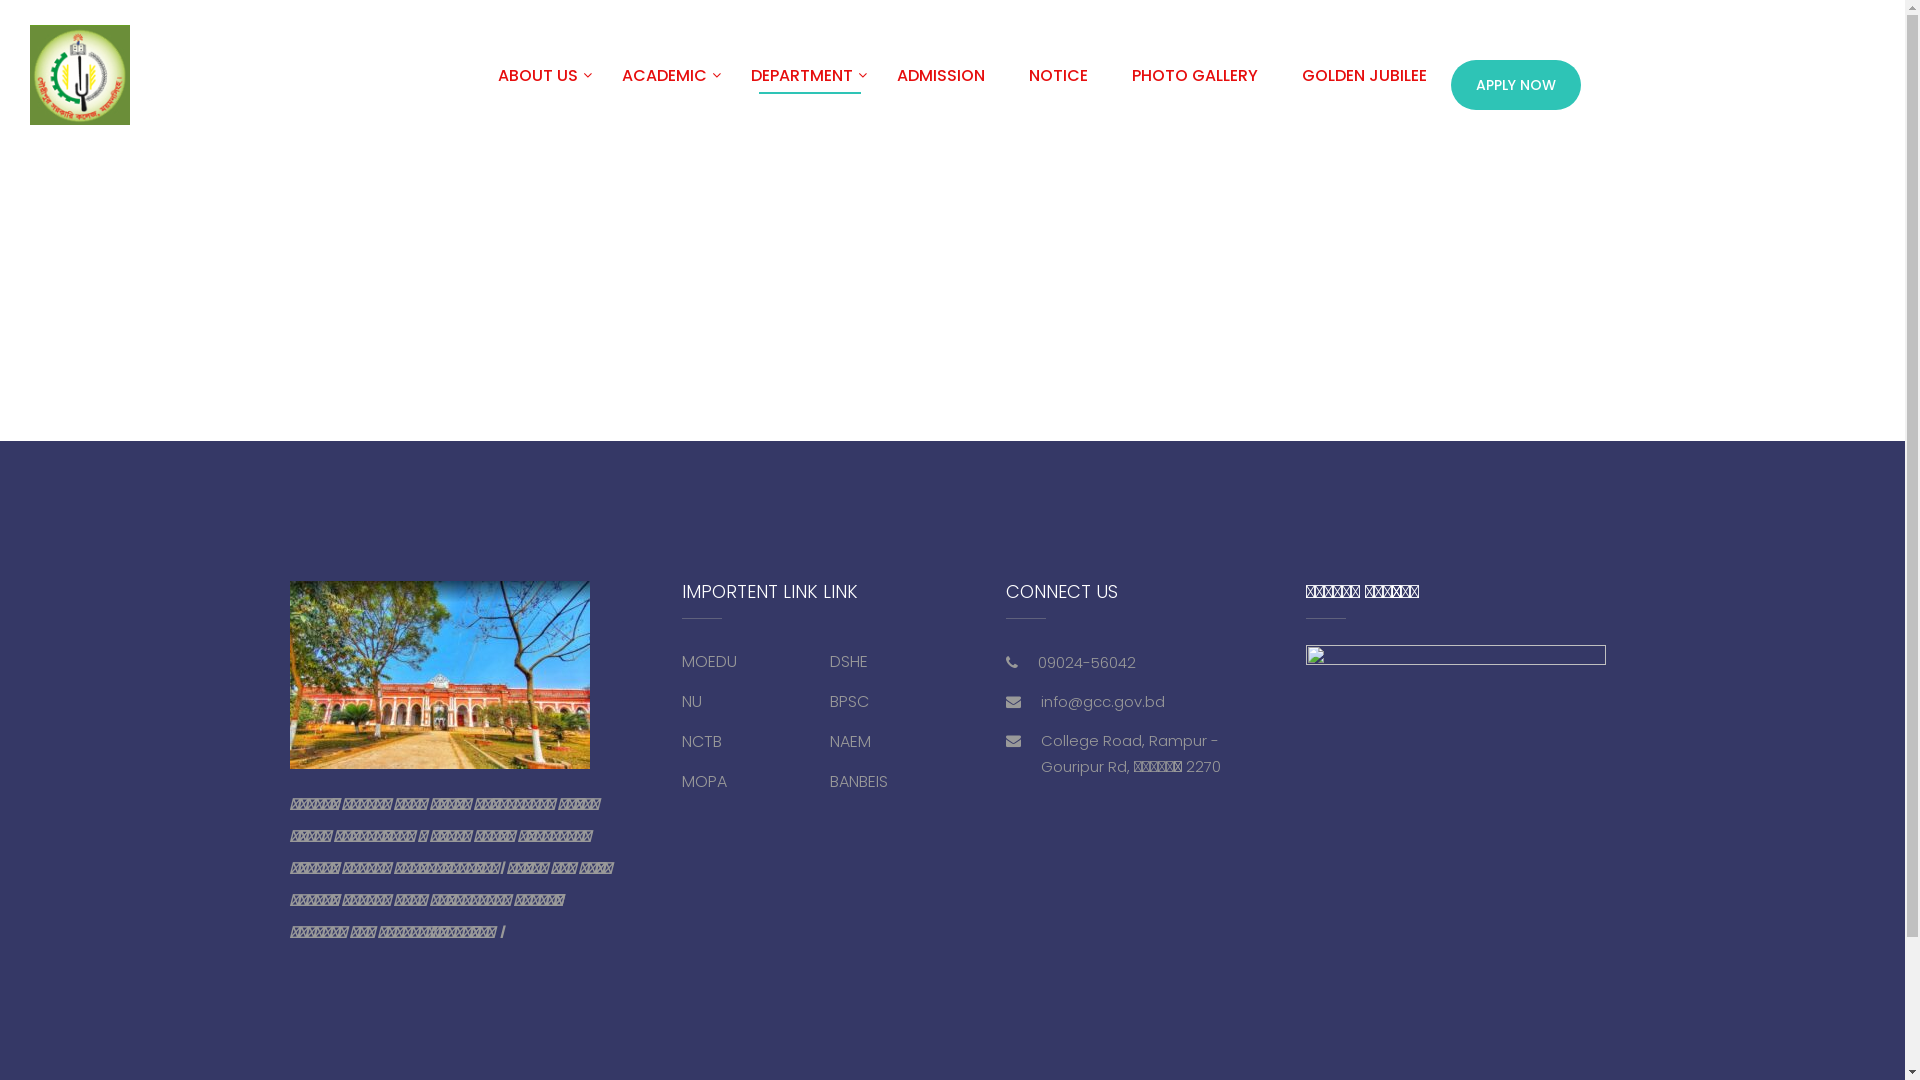  I want to click on 'info@gcc.gov.bd', so click(1102, 700).